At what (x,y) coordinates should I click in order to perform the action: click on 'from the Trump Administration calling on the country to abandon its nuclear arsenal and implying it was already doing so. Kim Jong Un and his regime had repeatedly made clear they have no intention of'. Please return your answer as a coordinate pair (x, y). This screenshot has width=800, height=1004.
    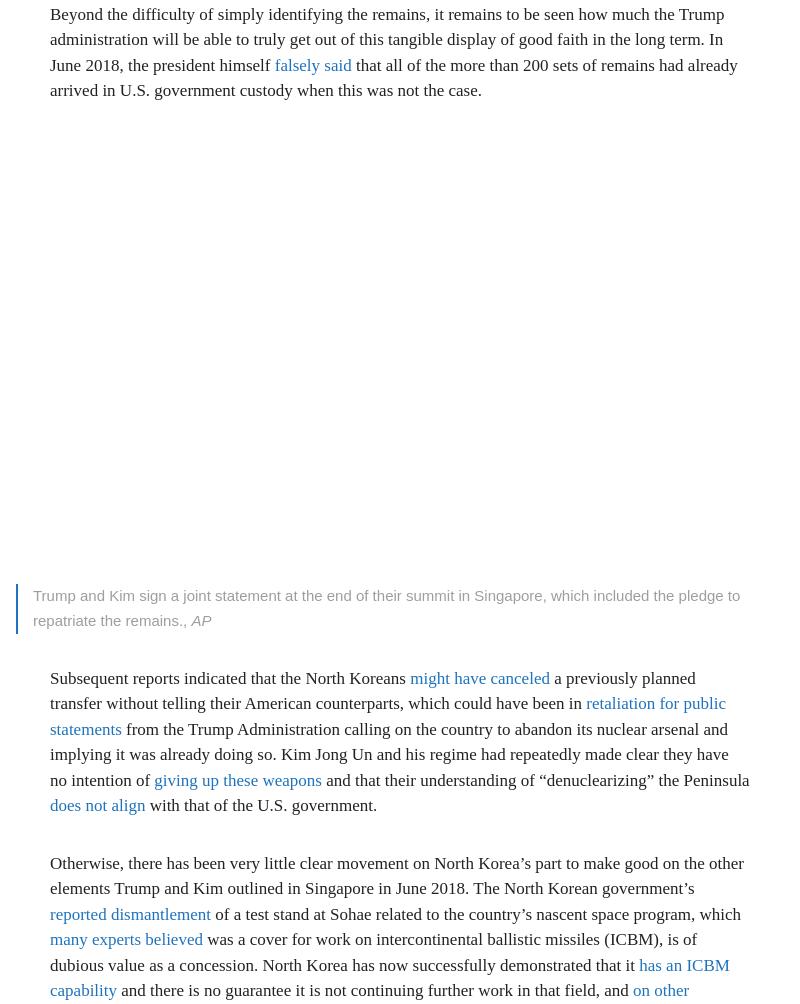
    Looking at the image, I should click on (49, 754).